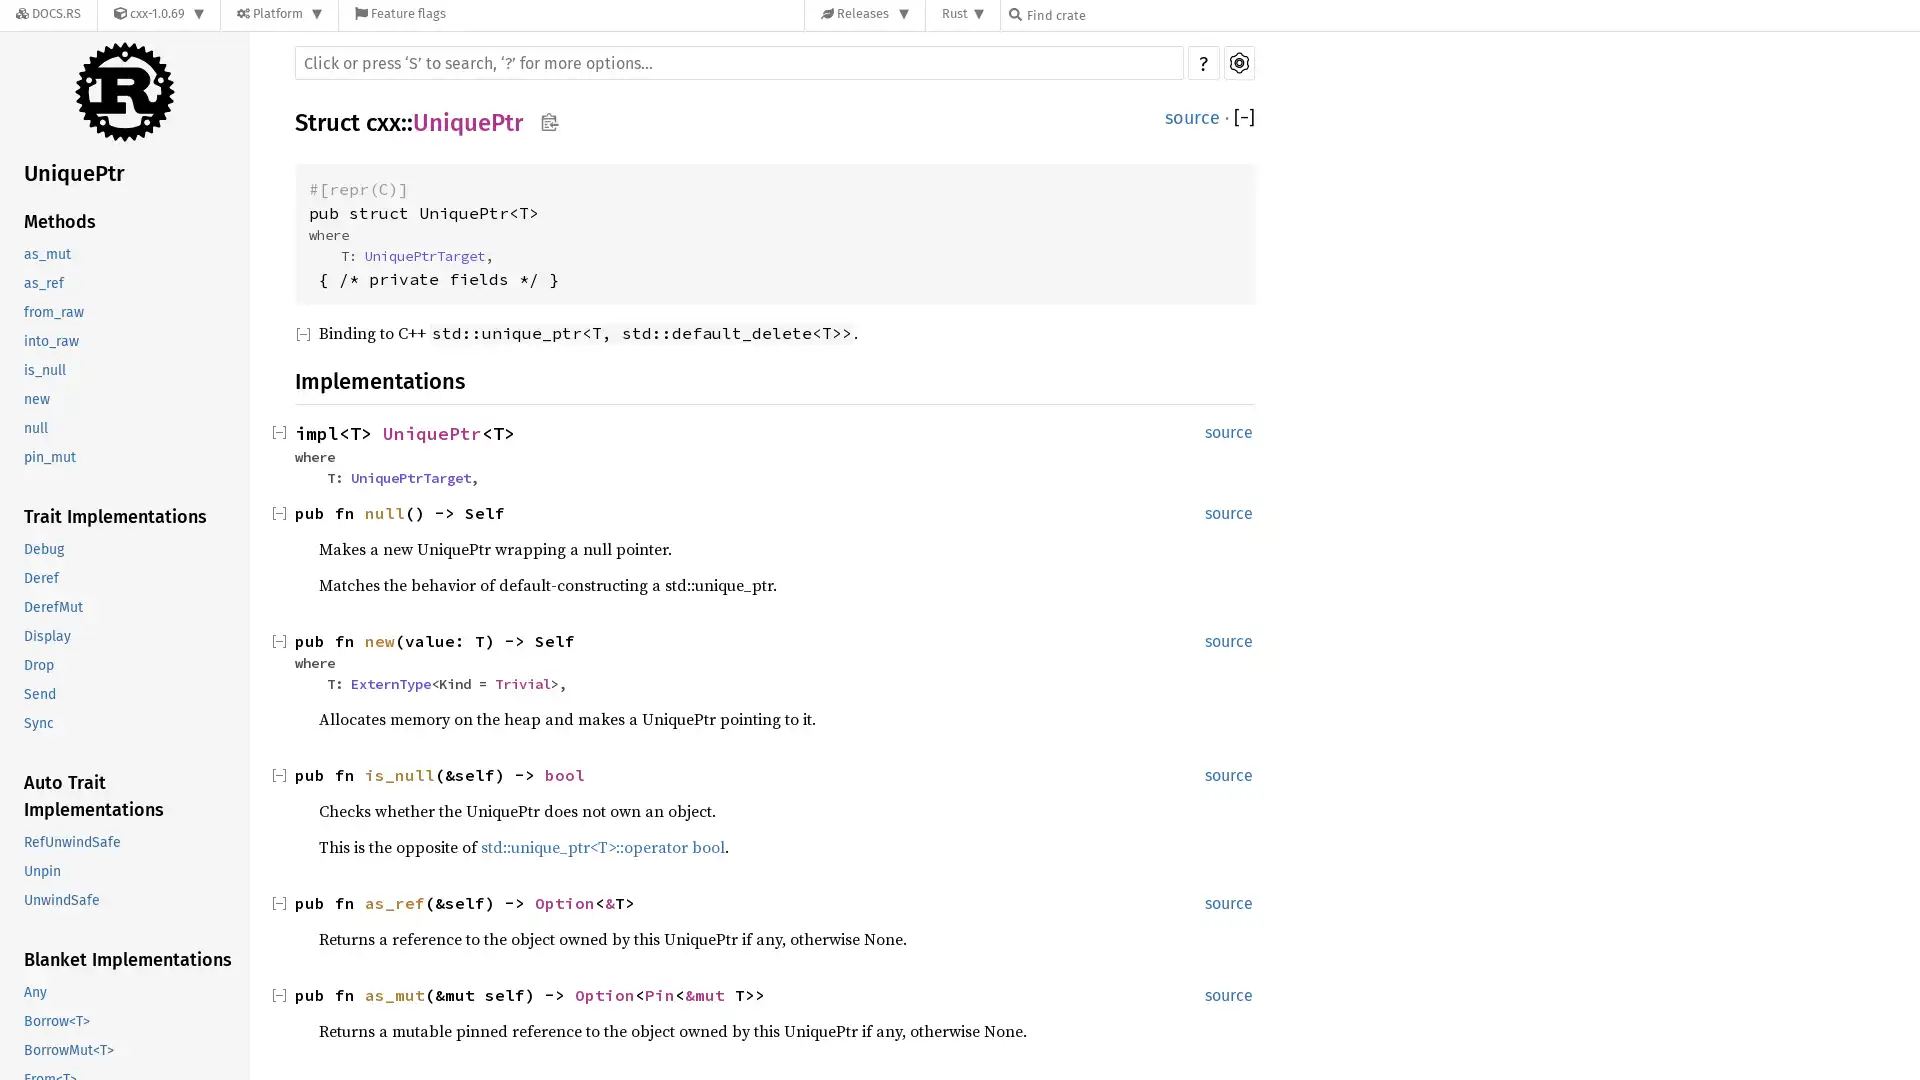  Describe the element at coordinates (549, 122) in the screenshot. I see `Copy item path` at that location.